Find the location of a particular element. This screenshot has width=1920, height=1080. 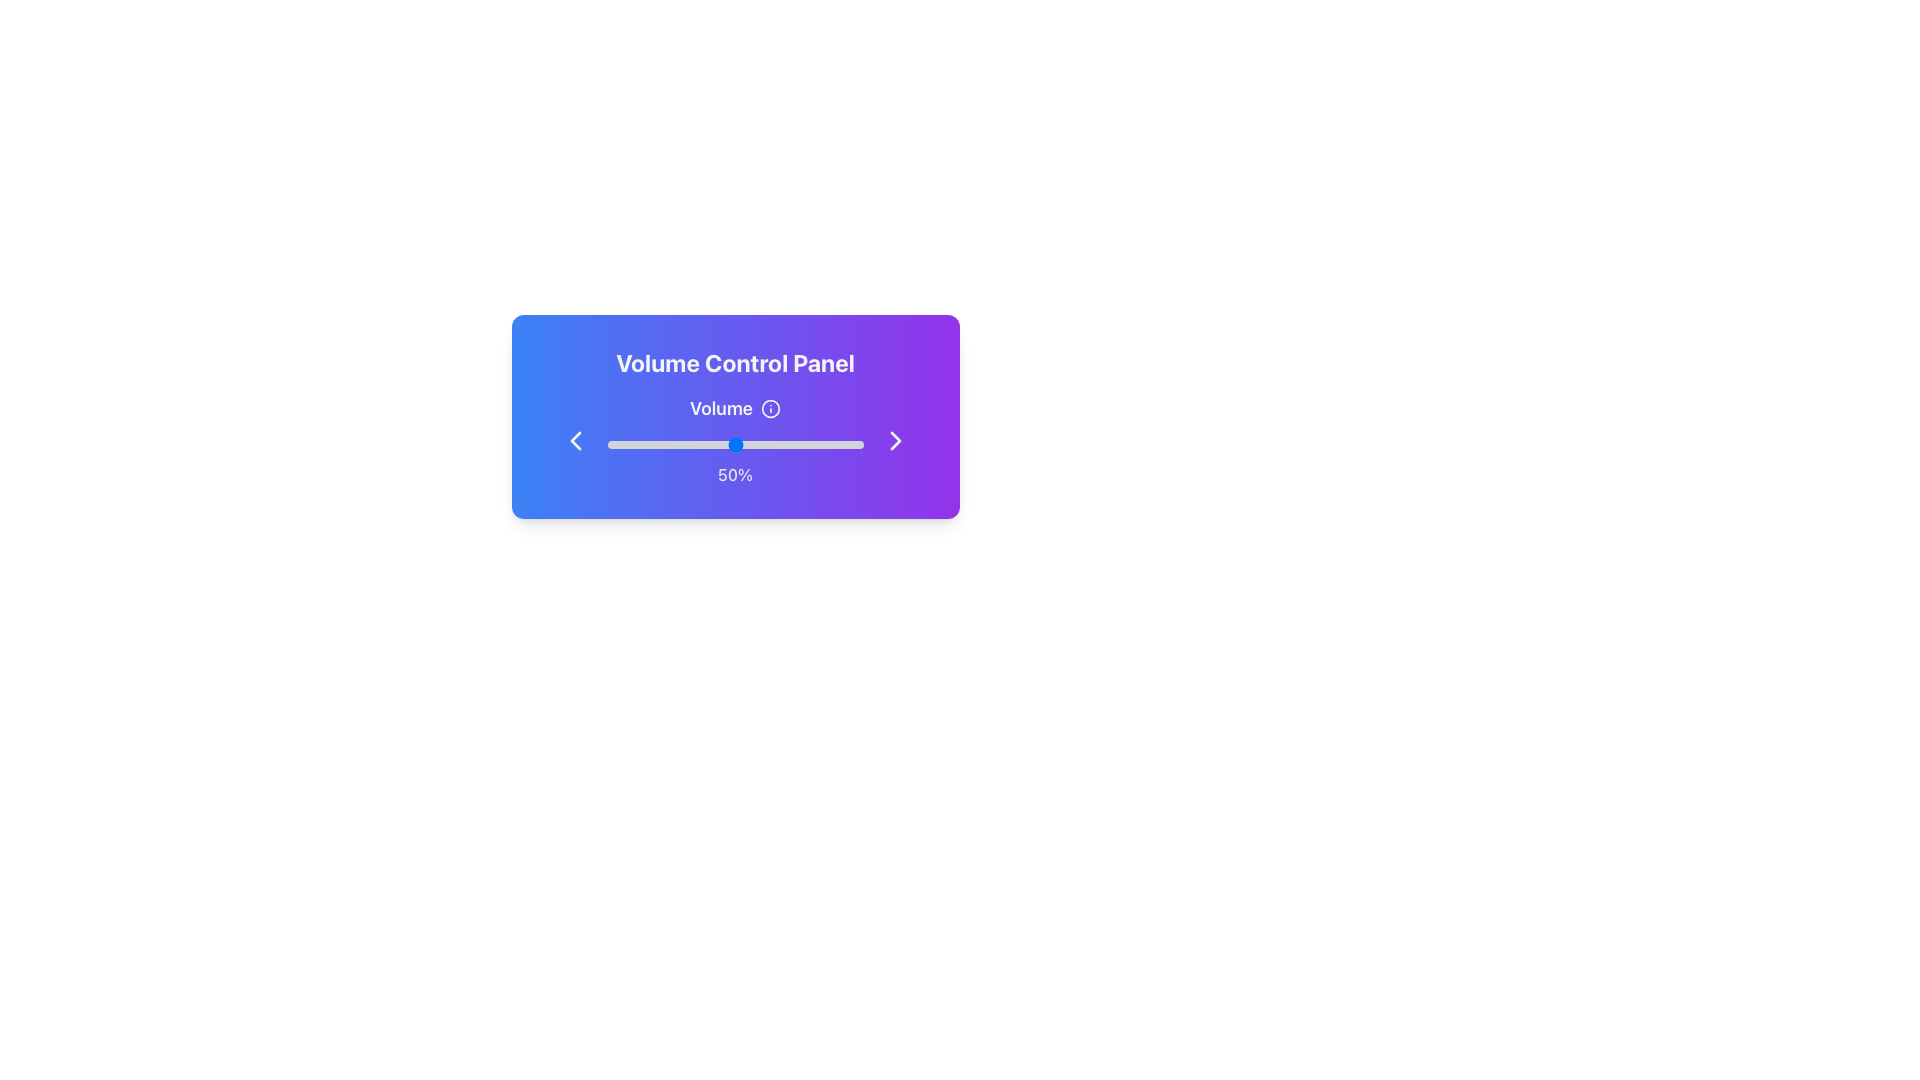

the volume level is located at coordinates (616, 443).